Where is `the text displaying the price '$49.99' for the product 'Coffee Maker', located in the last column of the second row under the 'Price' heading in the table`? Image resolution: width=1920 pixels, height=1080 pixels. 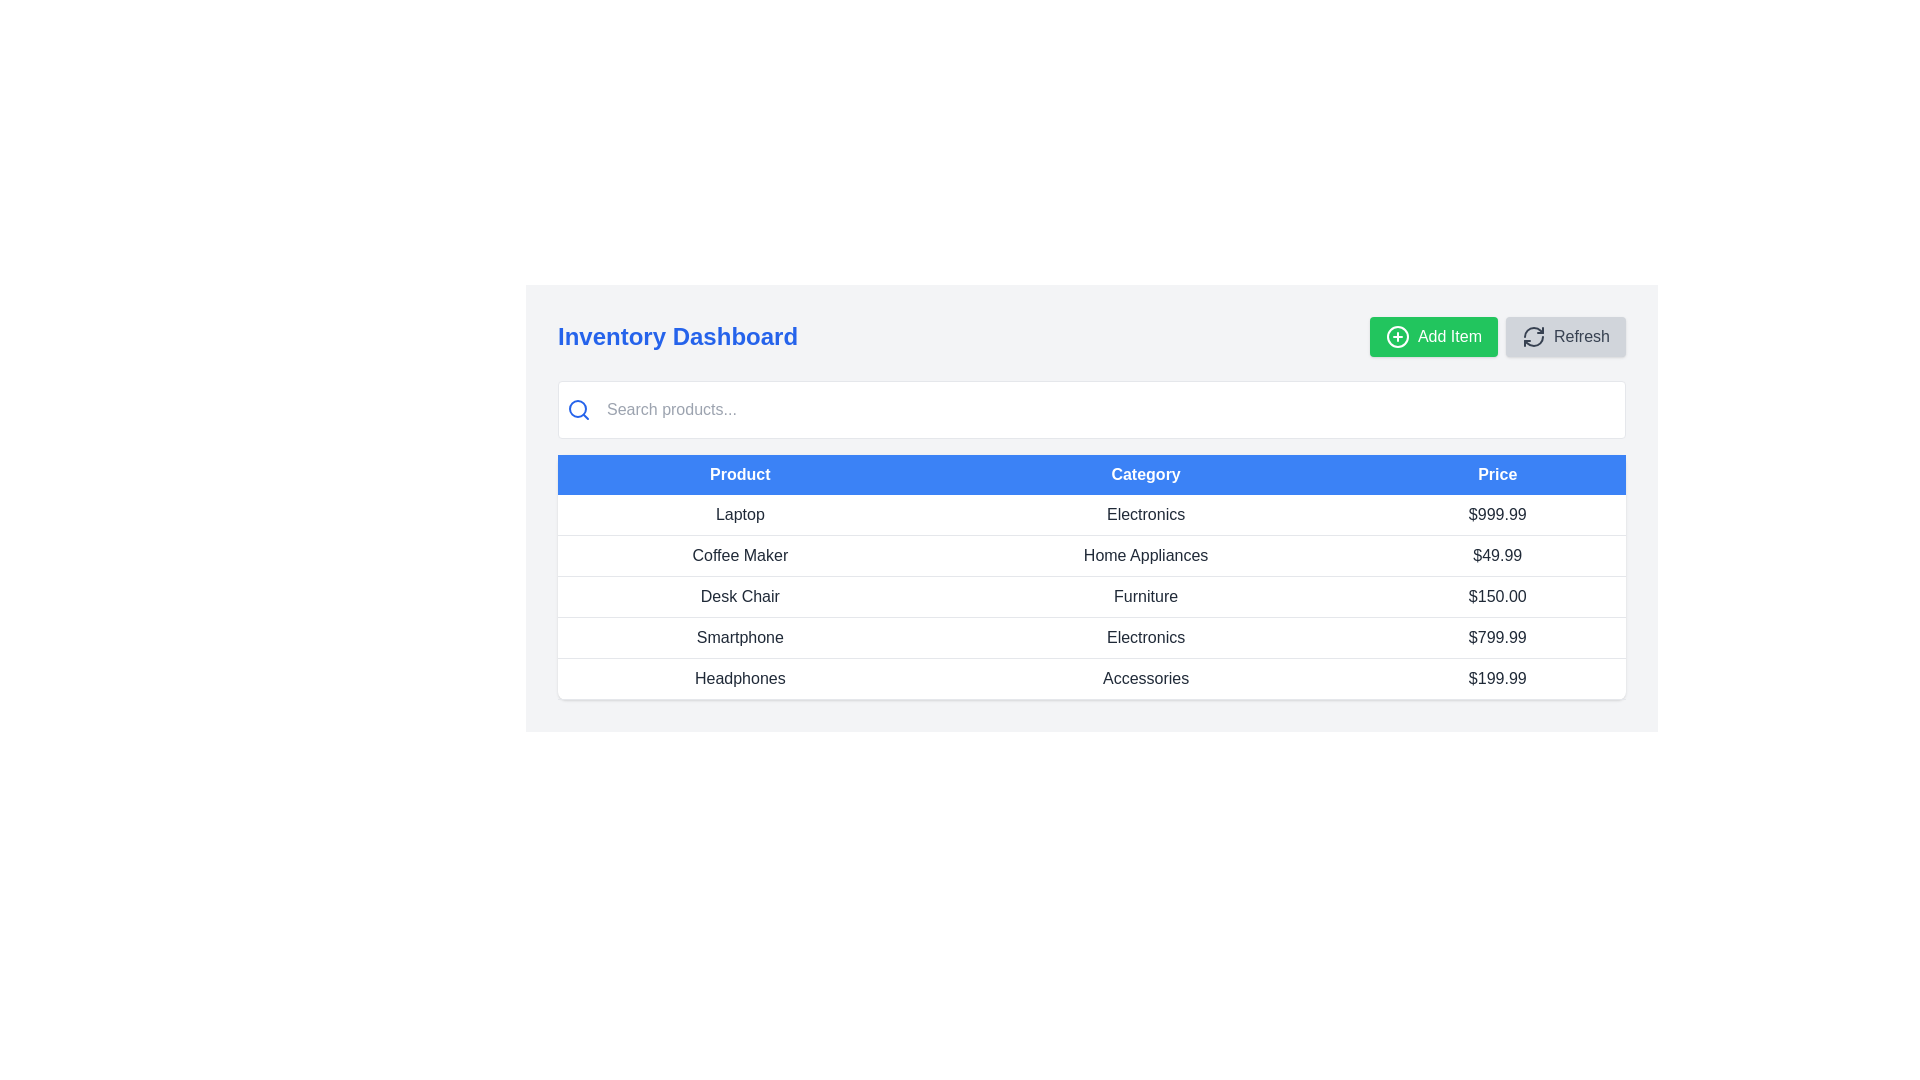
the text displaying the price '$49.99' for the product 'Coffee Maker', located in the last column of the second row under the 'Price' heading in the table is located at coordinates (1497, 555).